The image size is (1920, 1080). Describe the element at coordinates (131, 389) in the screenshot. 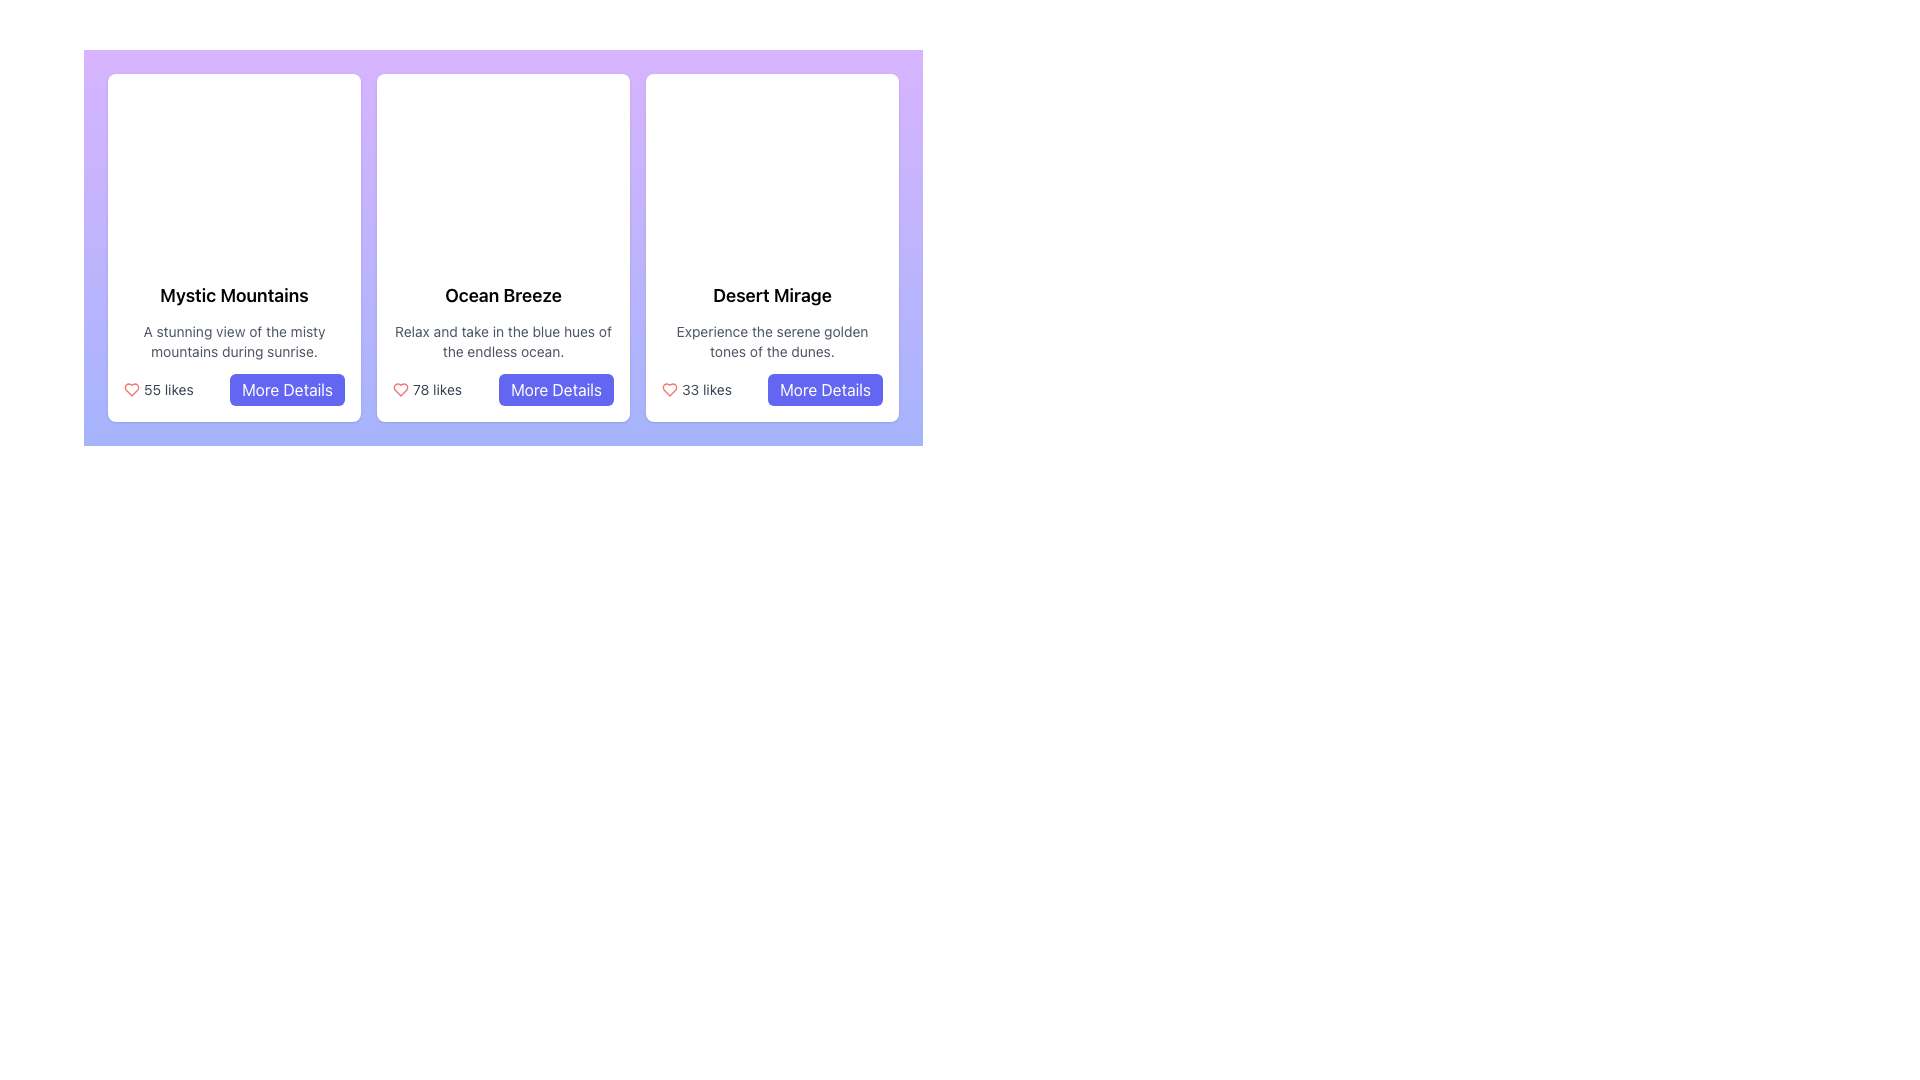

I see `the 'like' icon located above the '55 likes' text in the first card labeled 'Mystic Mountains'` at that location.